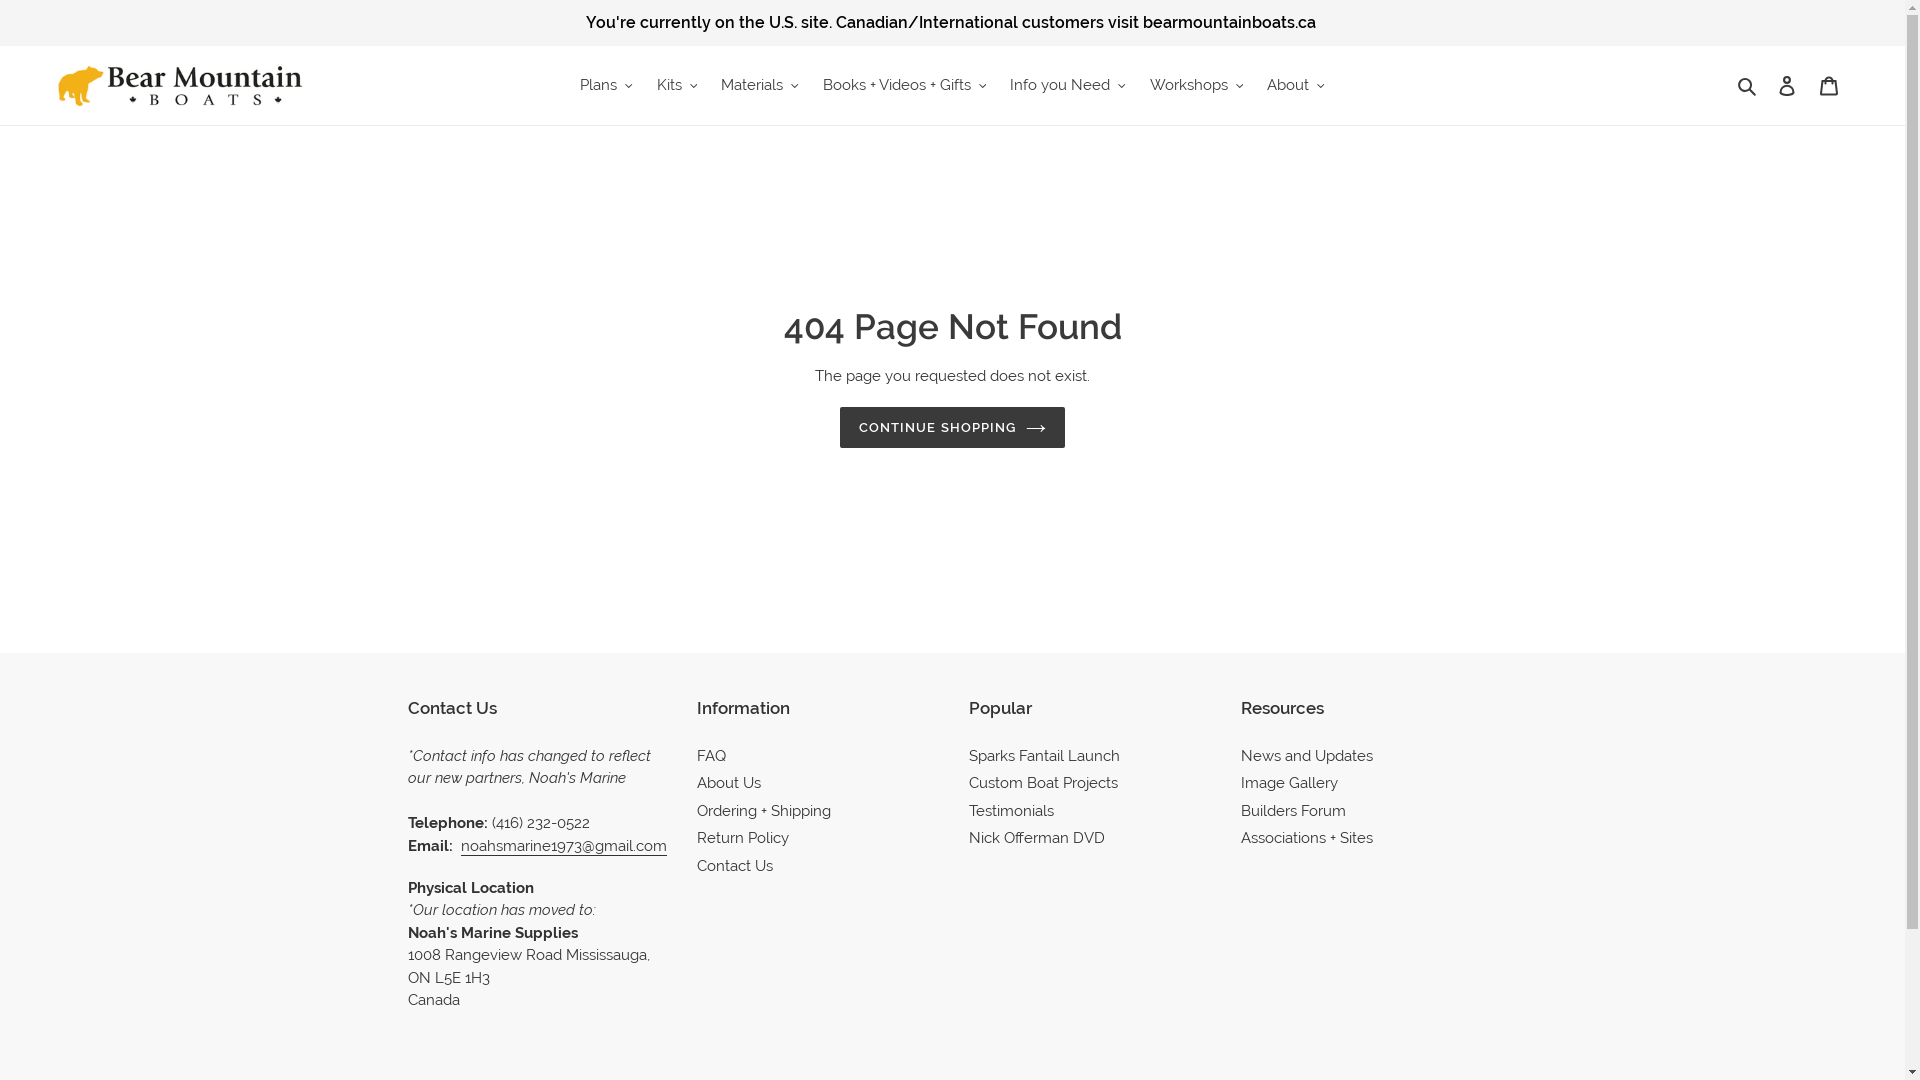 This screenshot has width=1920, height=1080. What do you see at coordinates (1786, 84) in the screenshot?
I see `'Log in'` at bounding box center [1786, 84].